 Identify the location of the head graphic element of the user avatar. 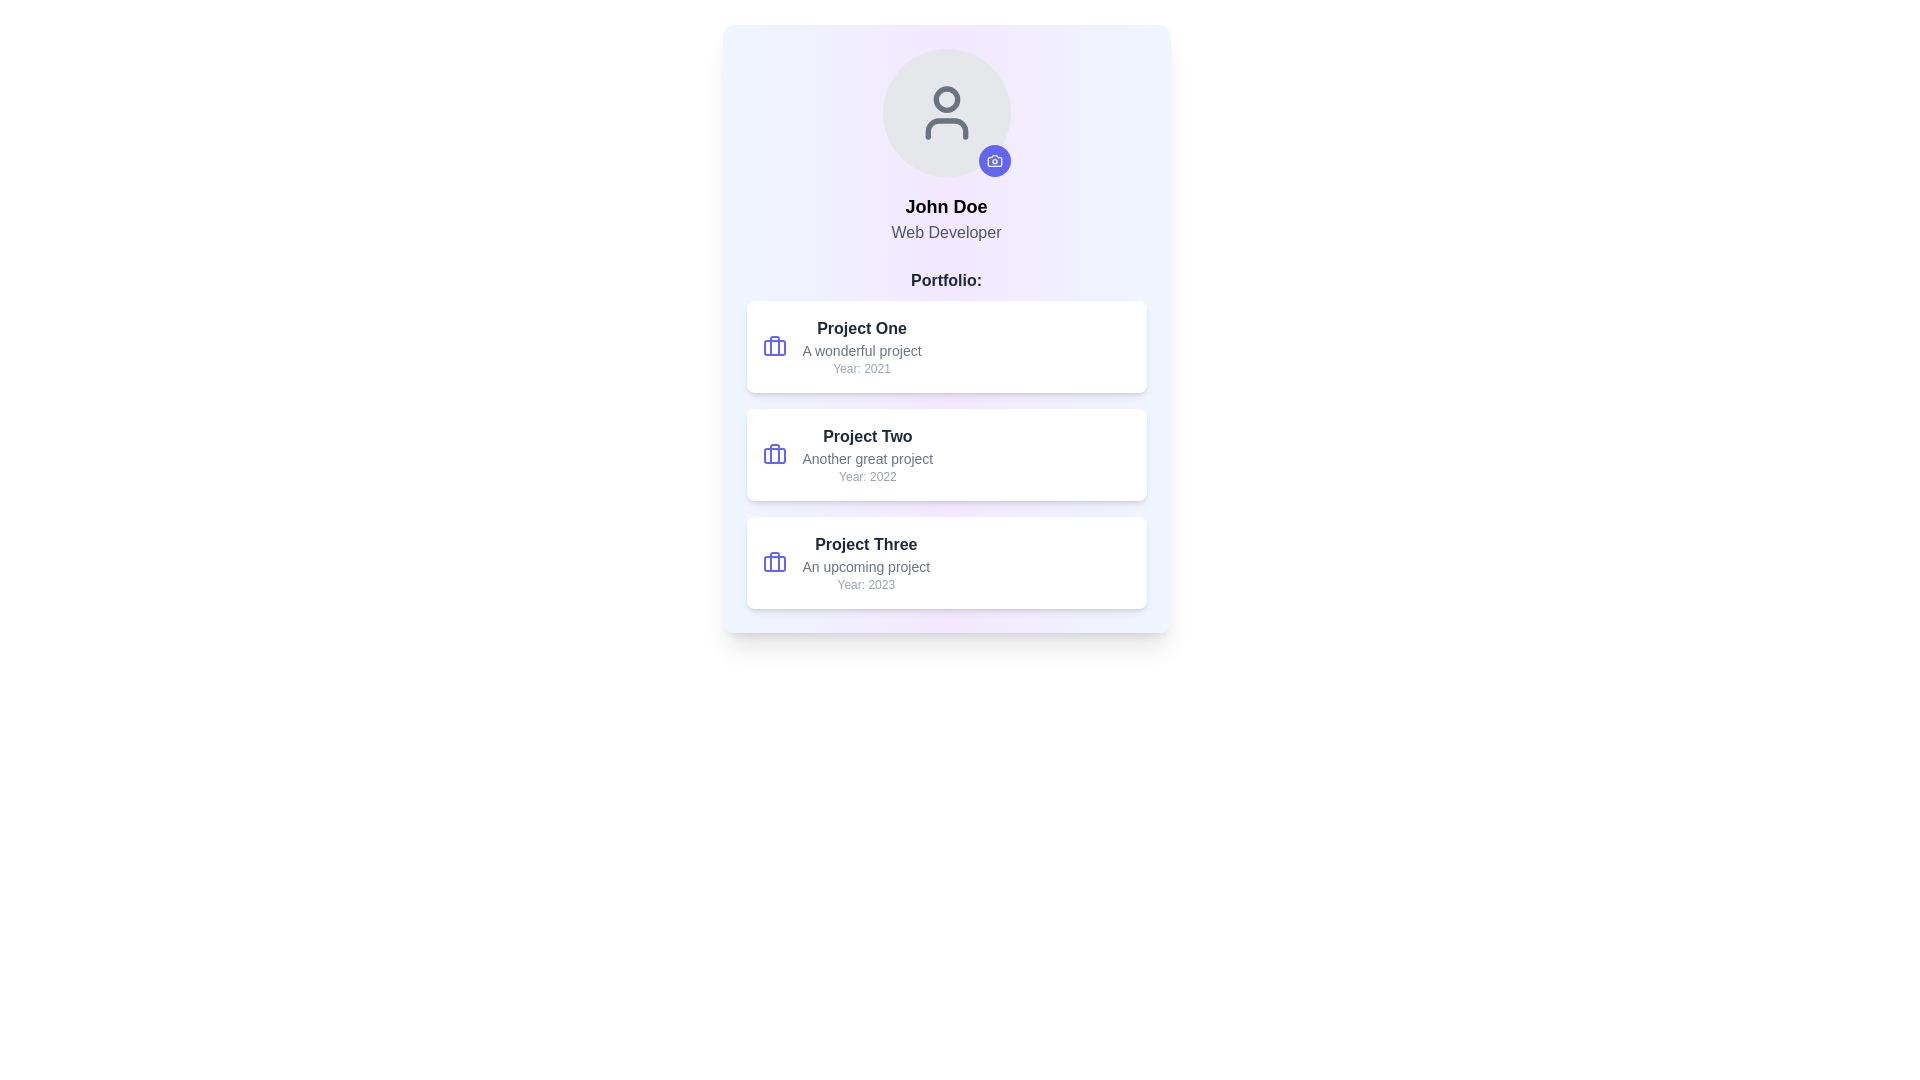
(945, 99).